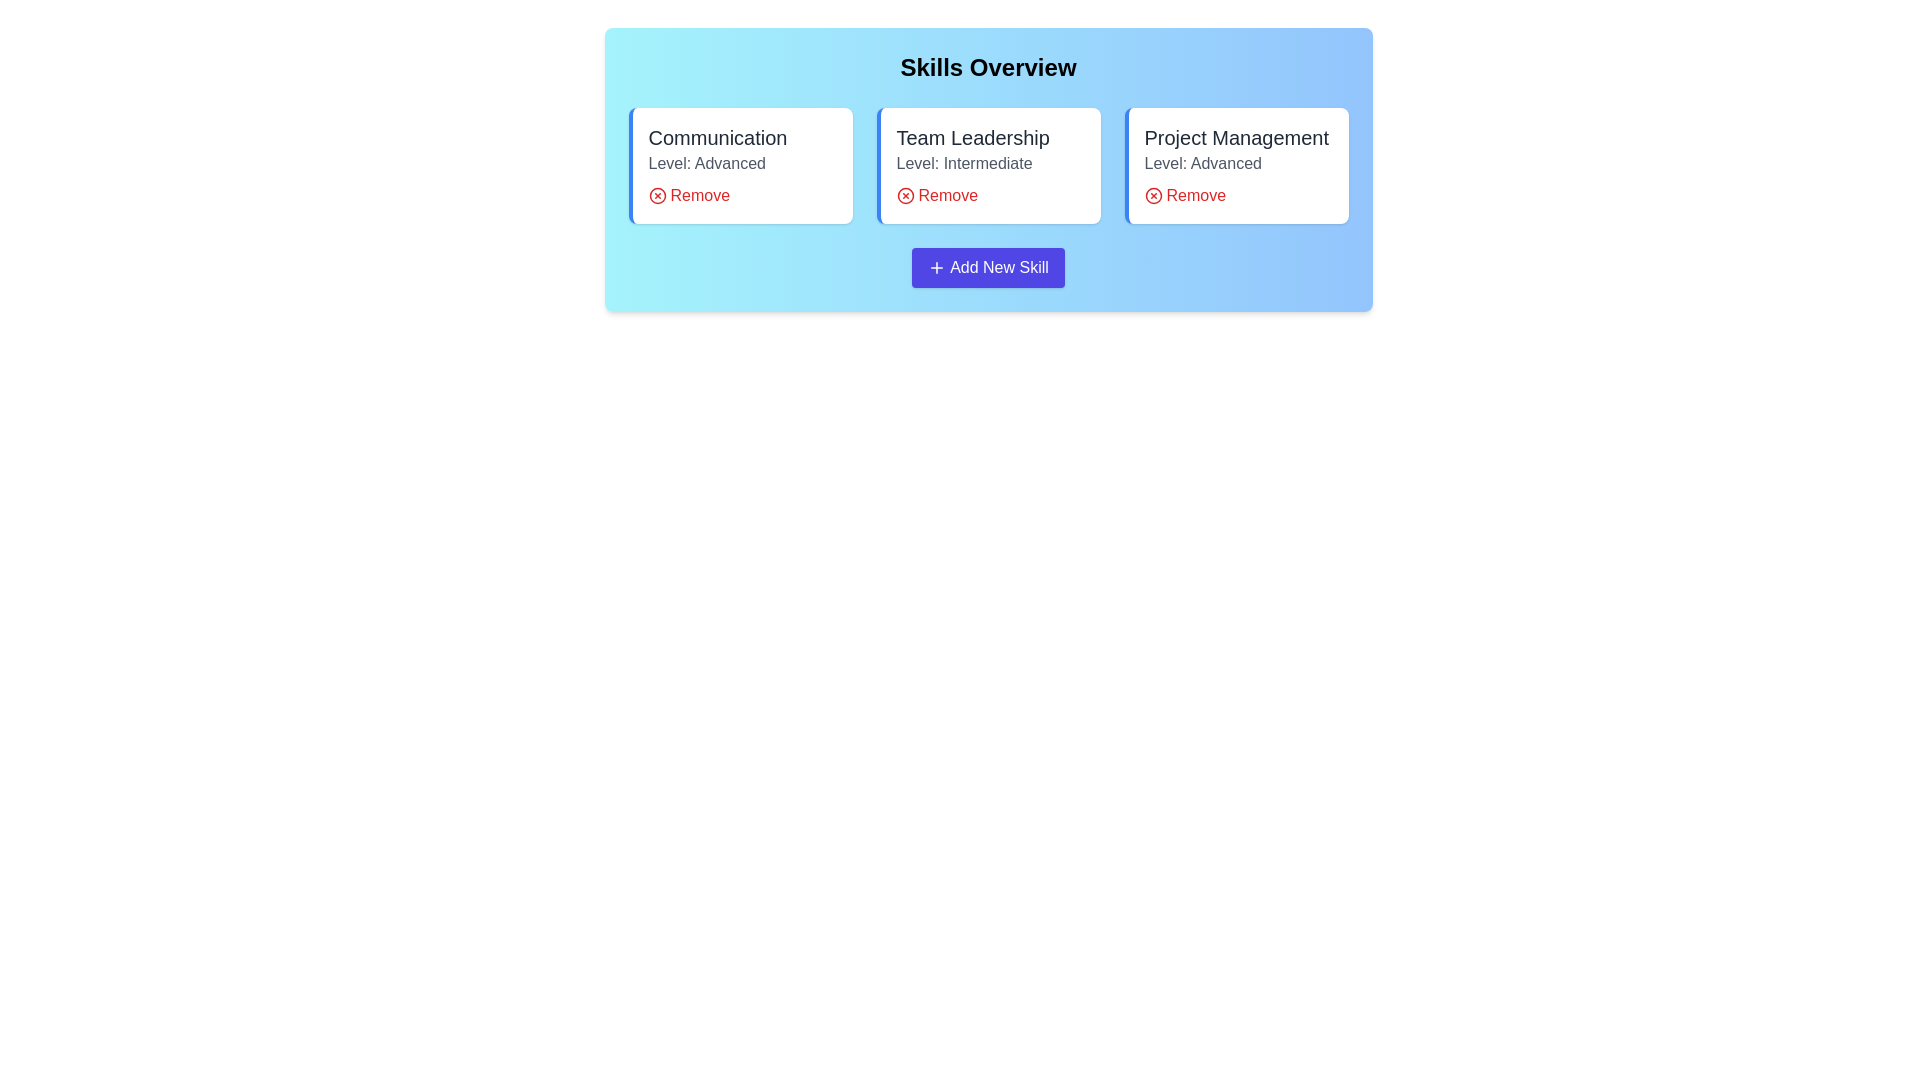  What do you see at coordinates (973, 137) in the screenshot?
I see `the skill name text for Team Leadership` at bounding box center [973, 137].